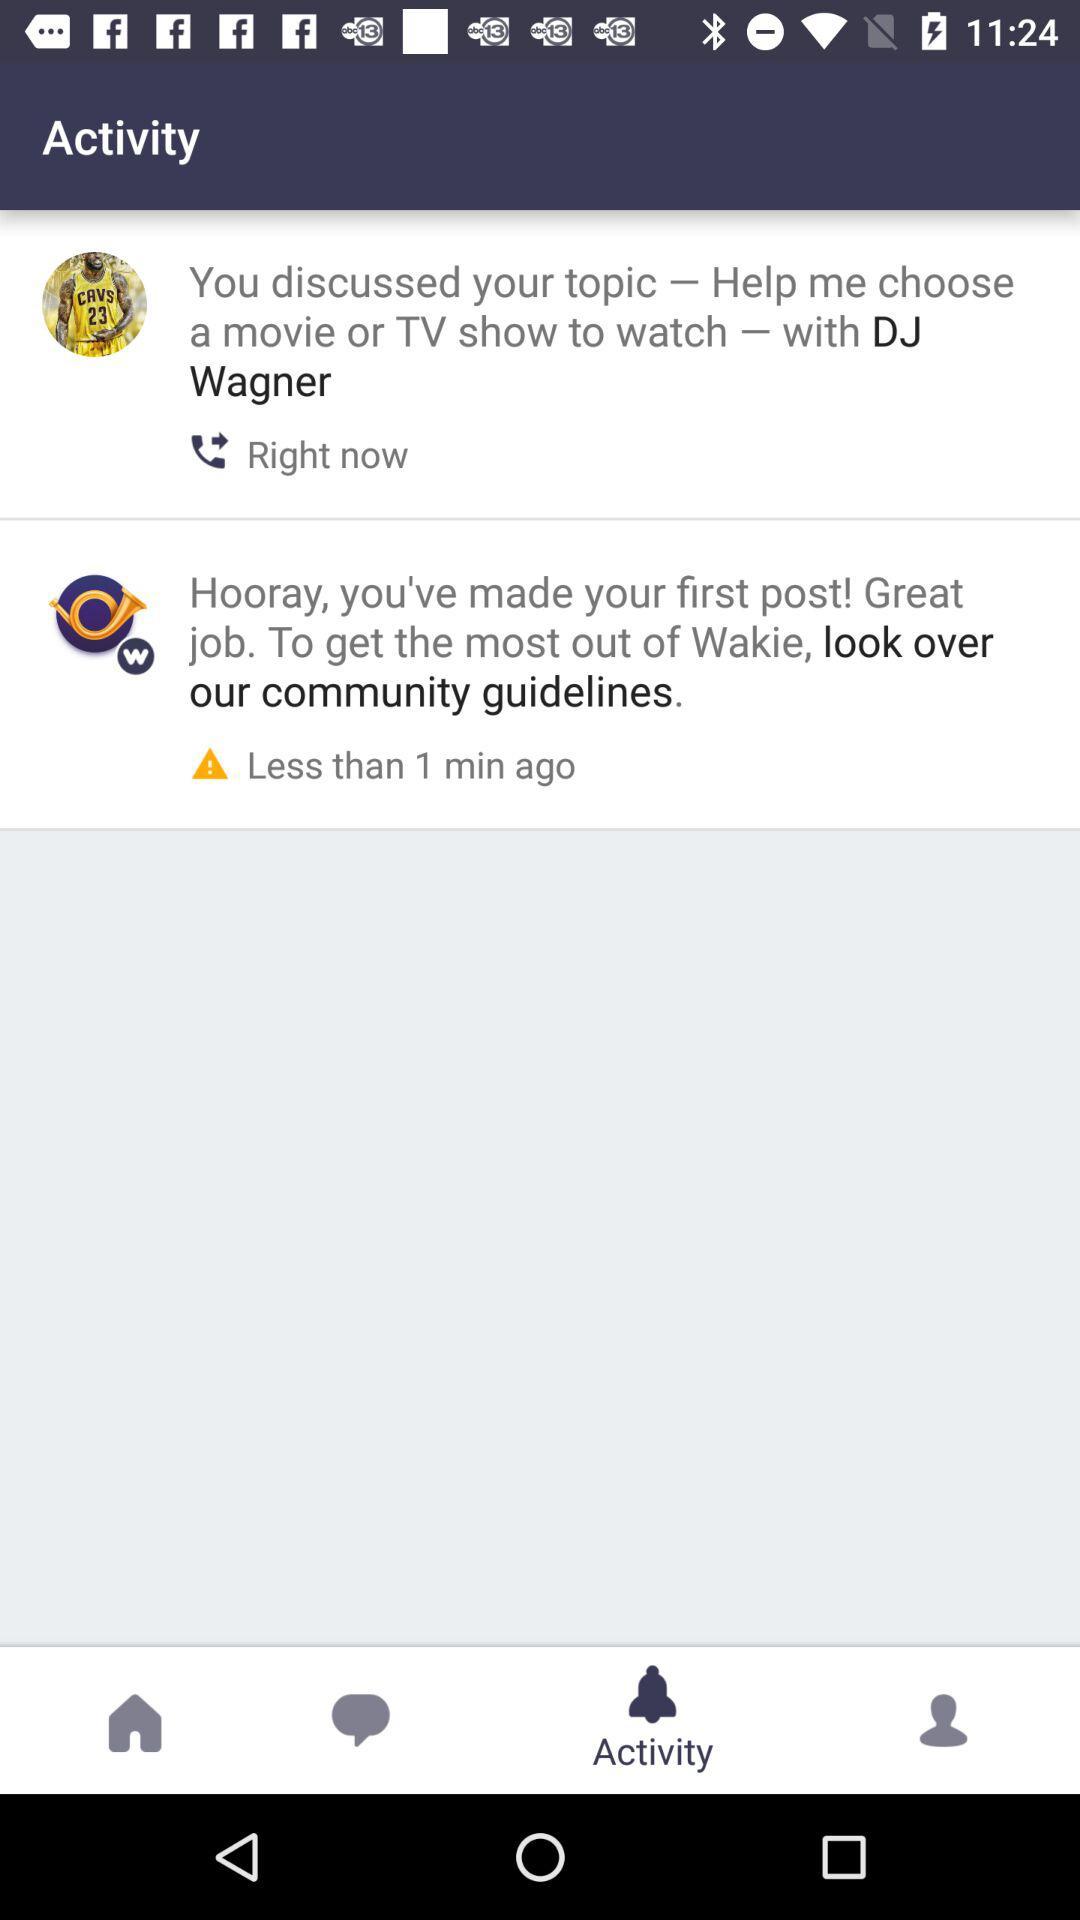 Image resolution: width=1080 pixels, height=1920 pixels. I want to click on show perfil, so click(94, 303).